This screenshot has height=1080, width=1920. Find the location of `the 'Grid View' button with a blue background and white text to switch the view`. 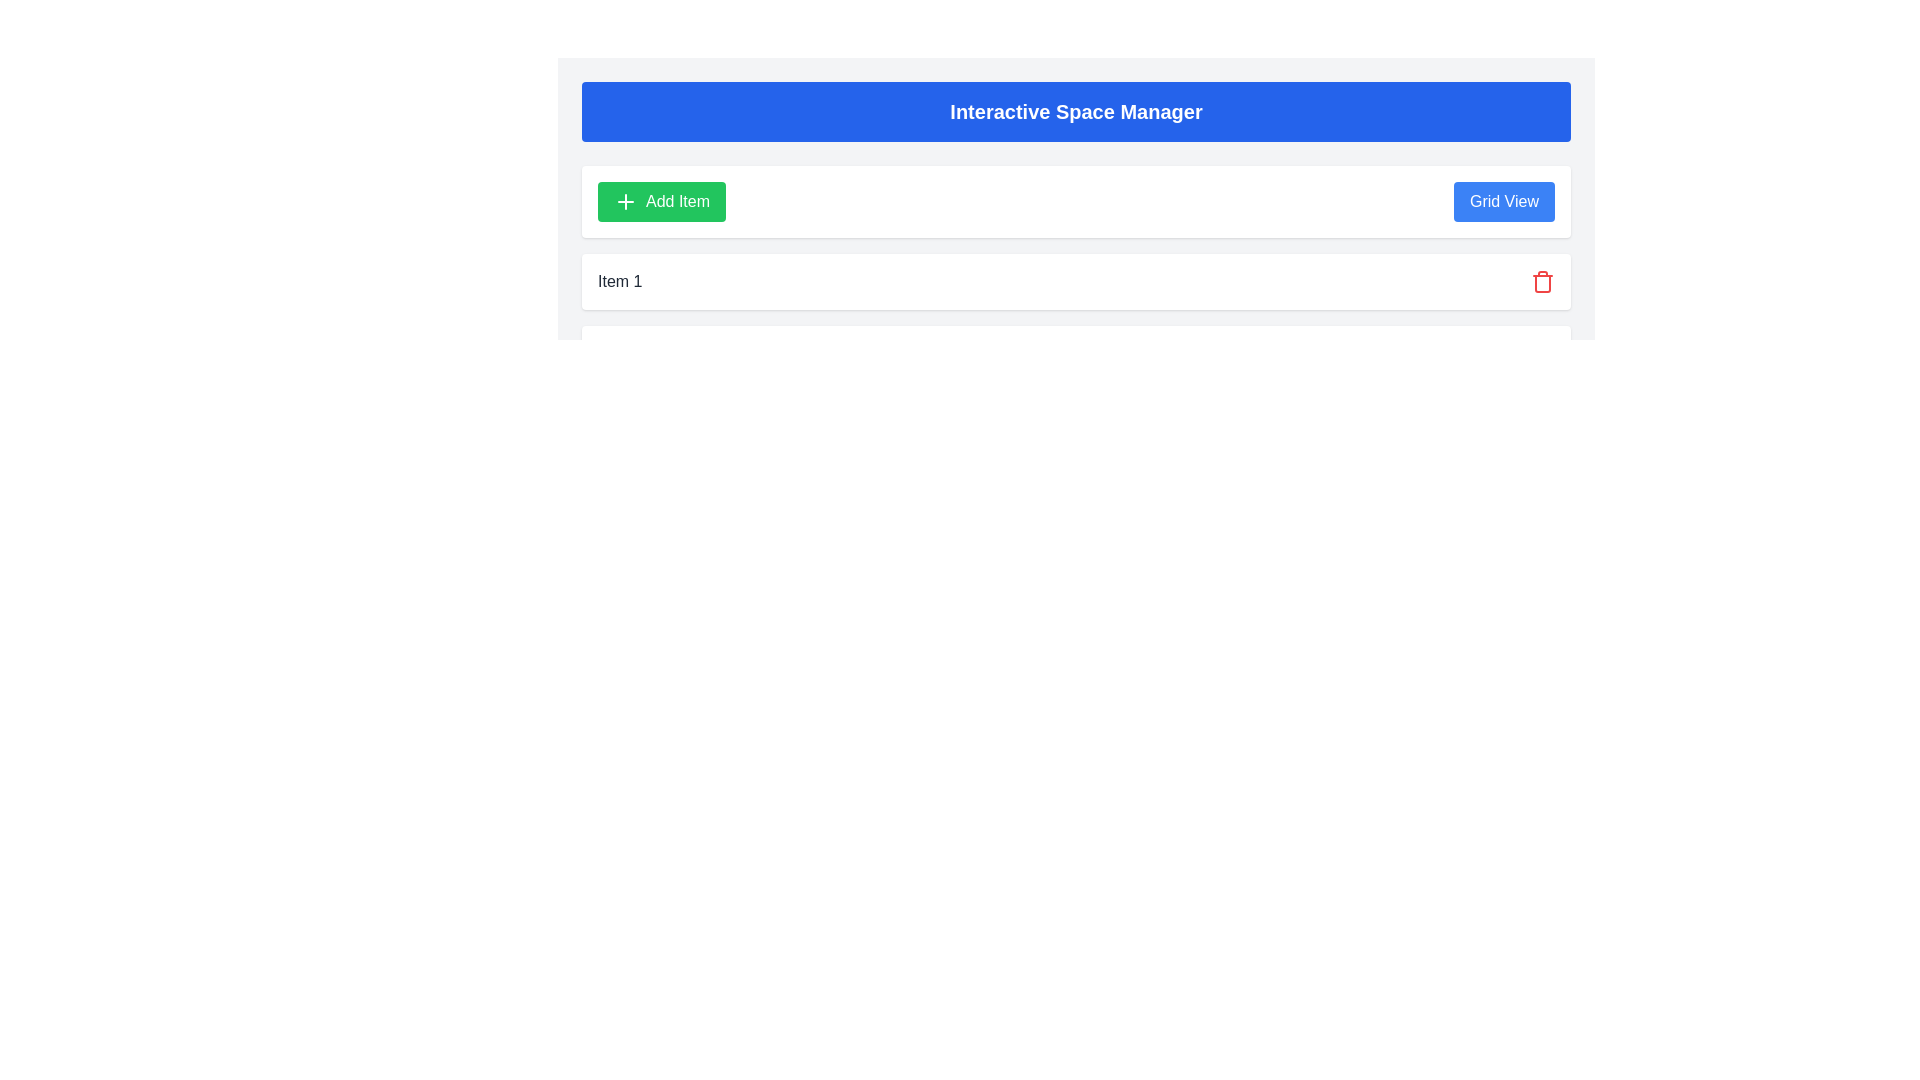

the 'Grid View' button with a blue background and white text to switch the view is located at coordinates (1503, 201).